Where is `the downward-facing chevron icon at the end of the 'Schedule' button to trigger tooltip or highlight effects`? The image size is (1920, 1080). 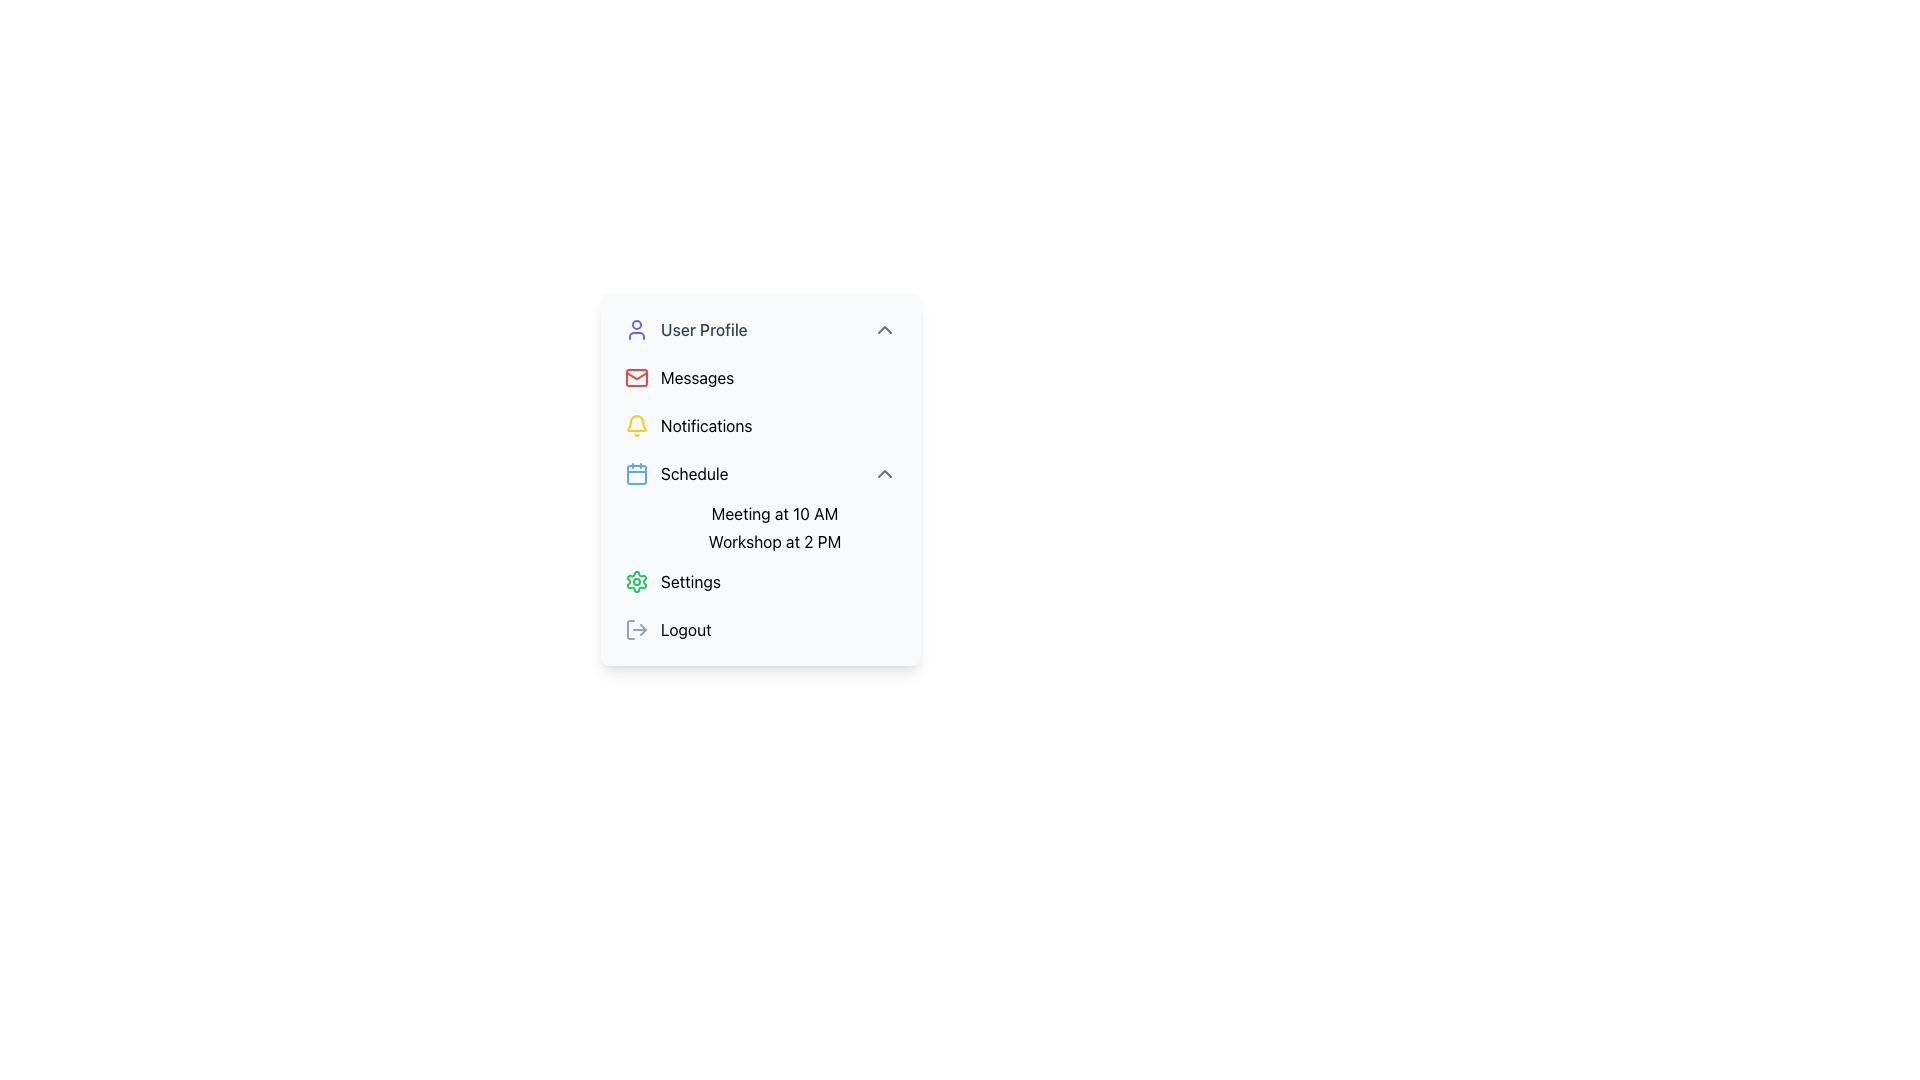 the downward-facing chevron icon at the end of the 'Schedule' button to trigger tooltip or highlight effects is located at coordinates (883, 474).